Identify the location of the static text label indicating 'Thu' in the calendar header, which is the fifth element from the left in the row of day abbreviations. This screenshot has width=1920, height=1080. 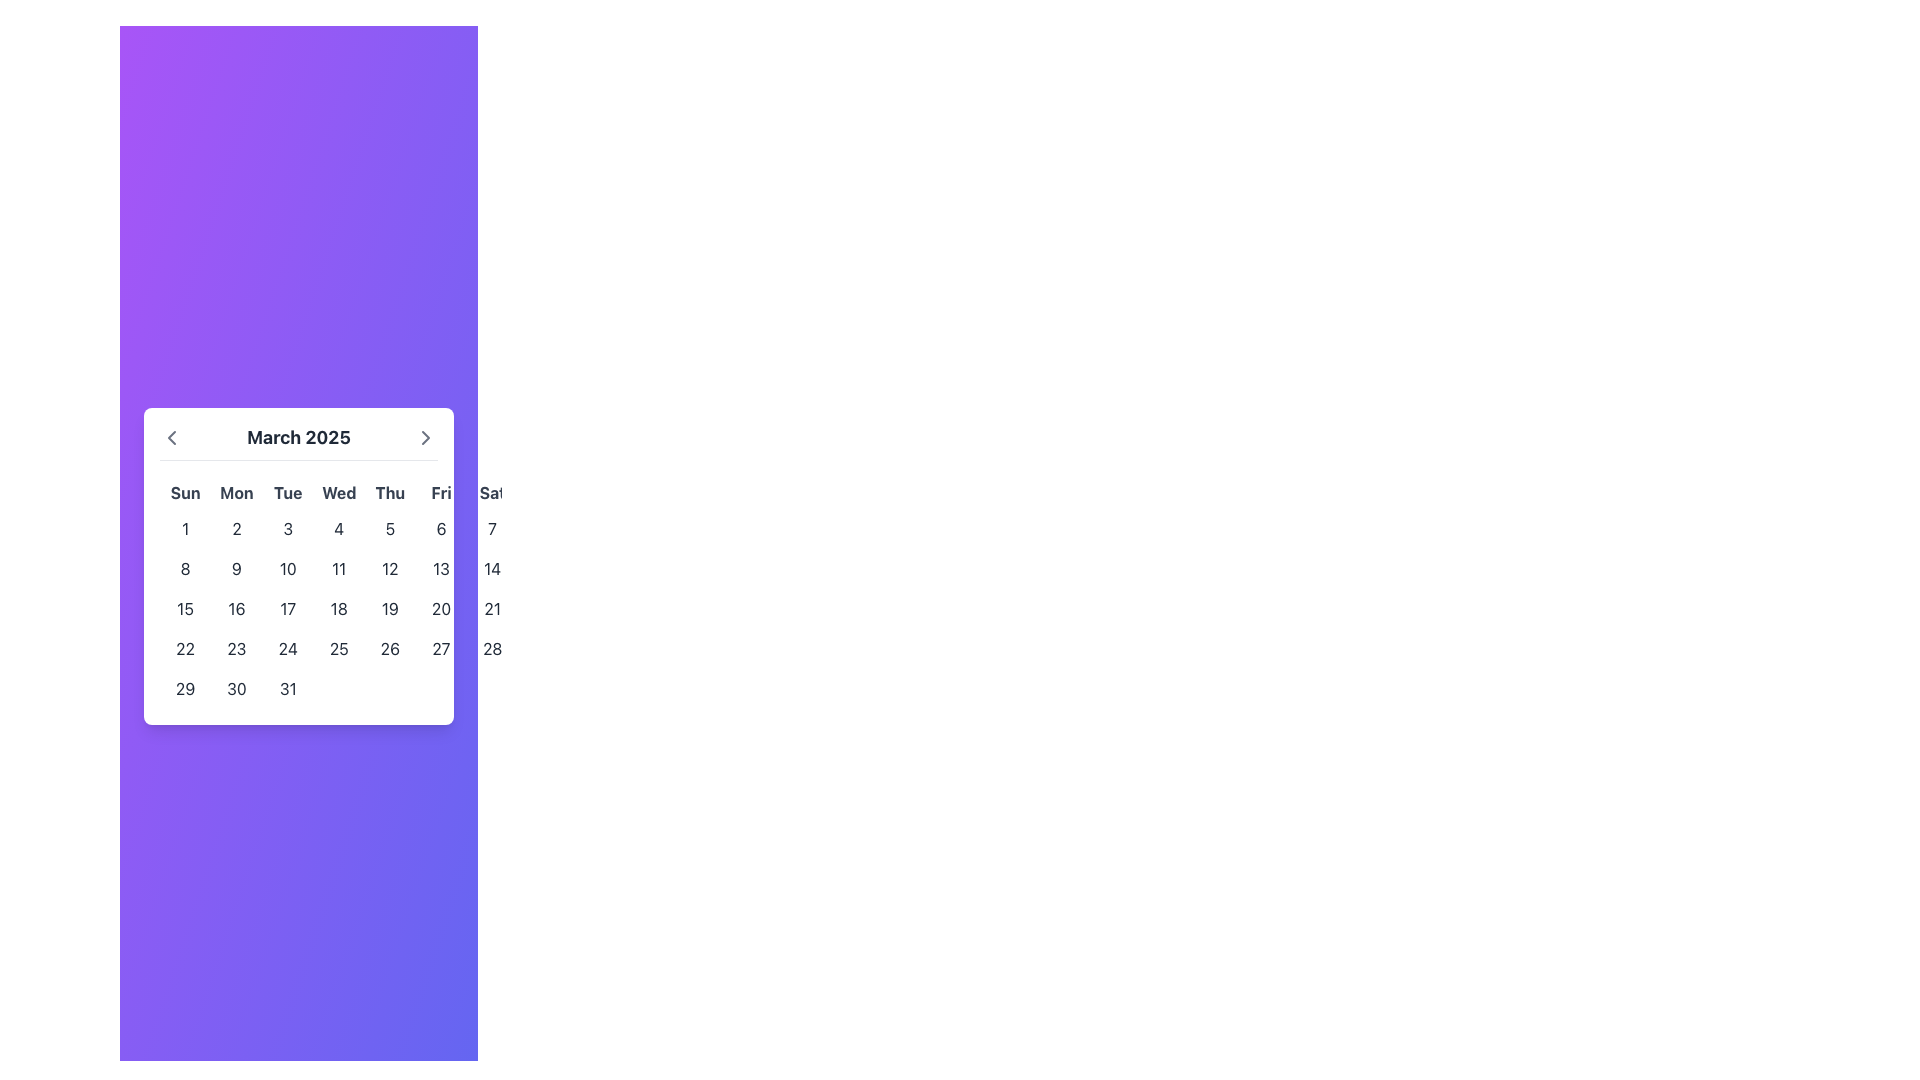
(390, 492).